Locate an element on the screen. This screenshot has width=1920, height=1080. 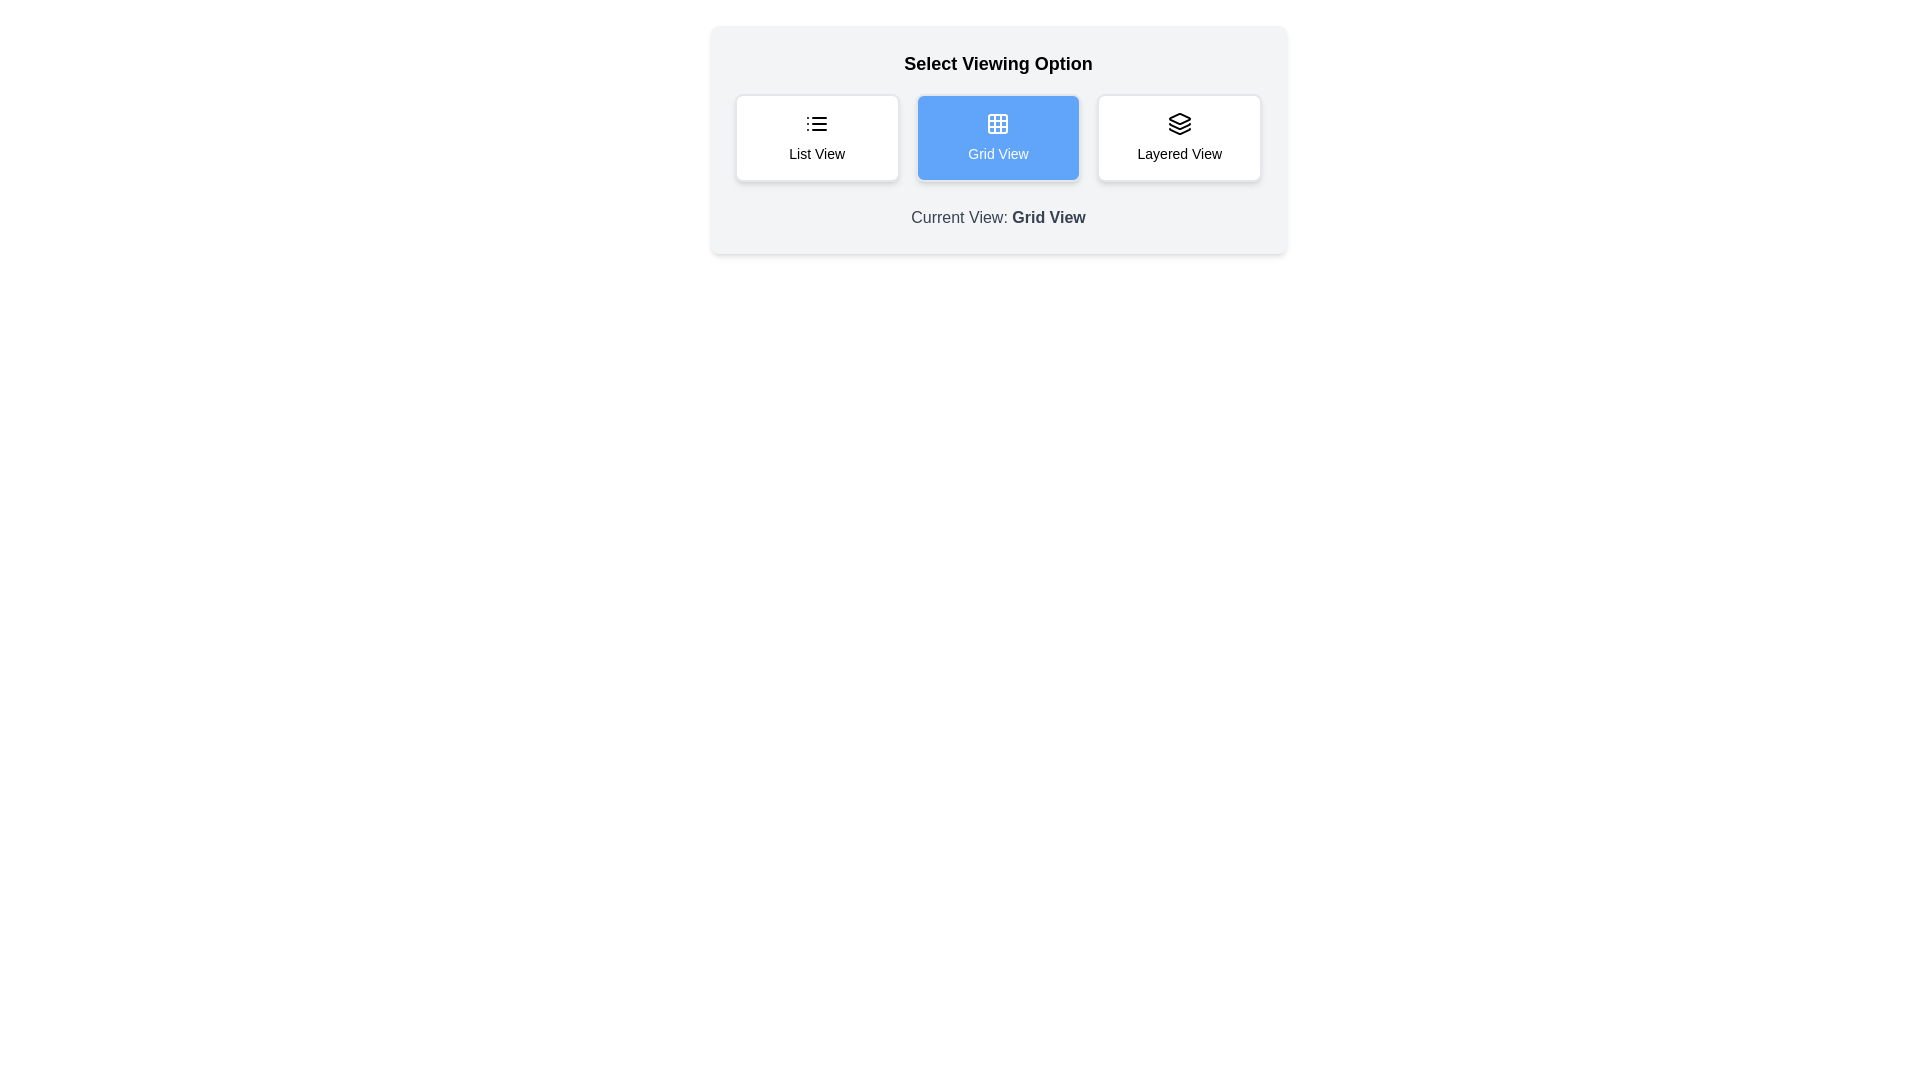
the 'Grid View' text label located at the bottom-center of the viewing options panel, which indicates the currently selected layout view is located at coordinates (1048, 217).